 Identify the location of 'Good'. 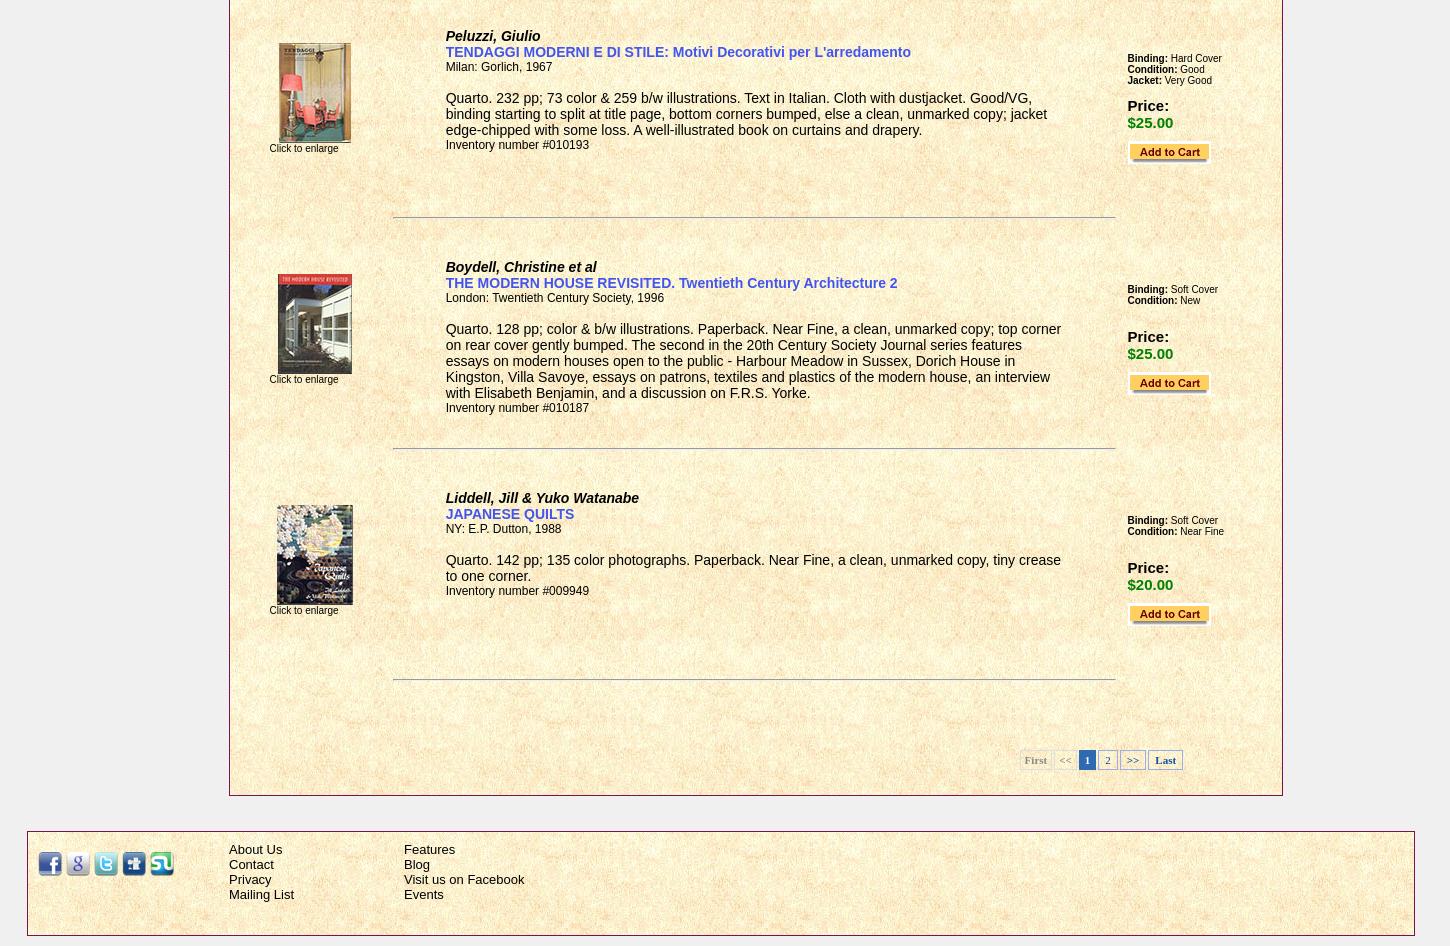
(1189, 69).